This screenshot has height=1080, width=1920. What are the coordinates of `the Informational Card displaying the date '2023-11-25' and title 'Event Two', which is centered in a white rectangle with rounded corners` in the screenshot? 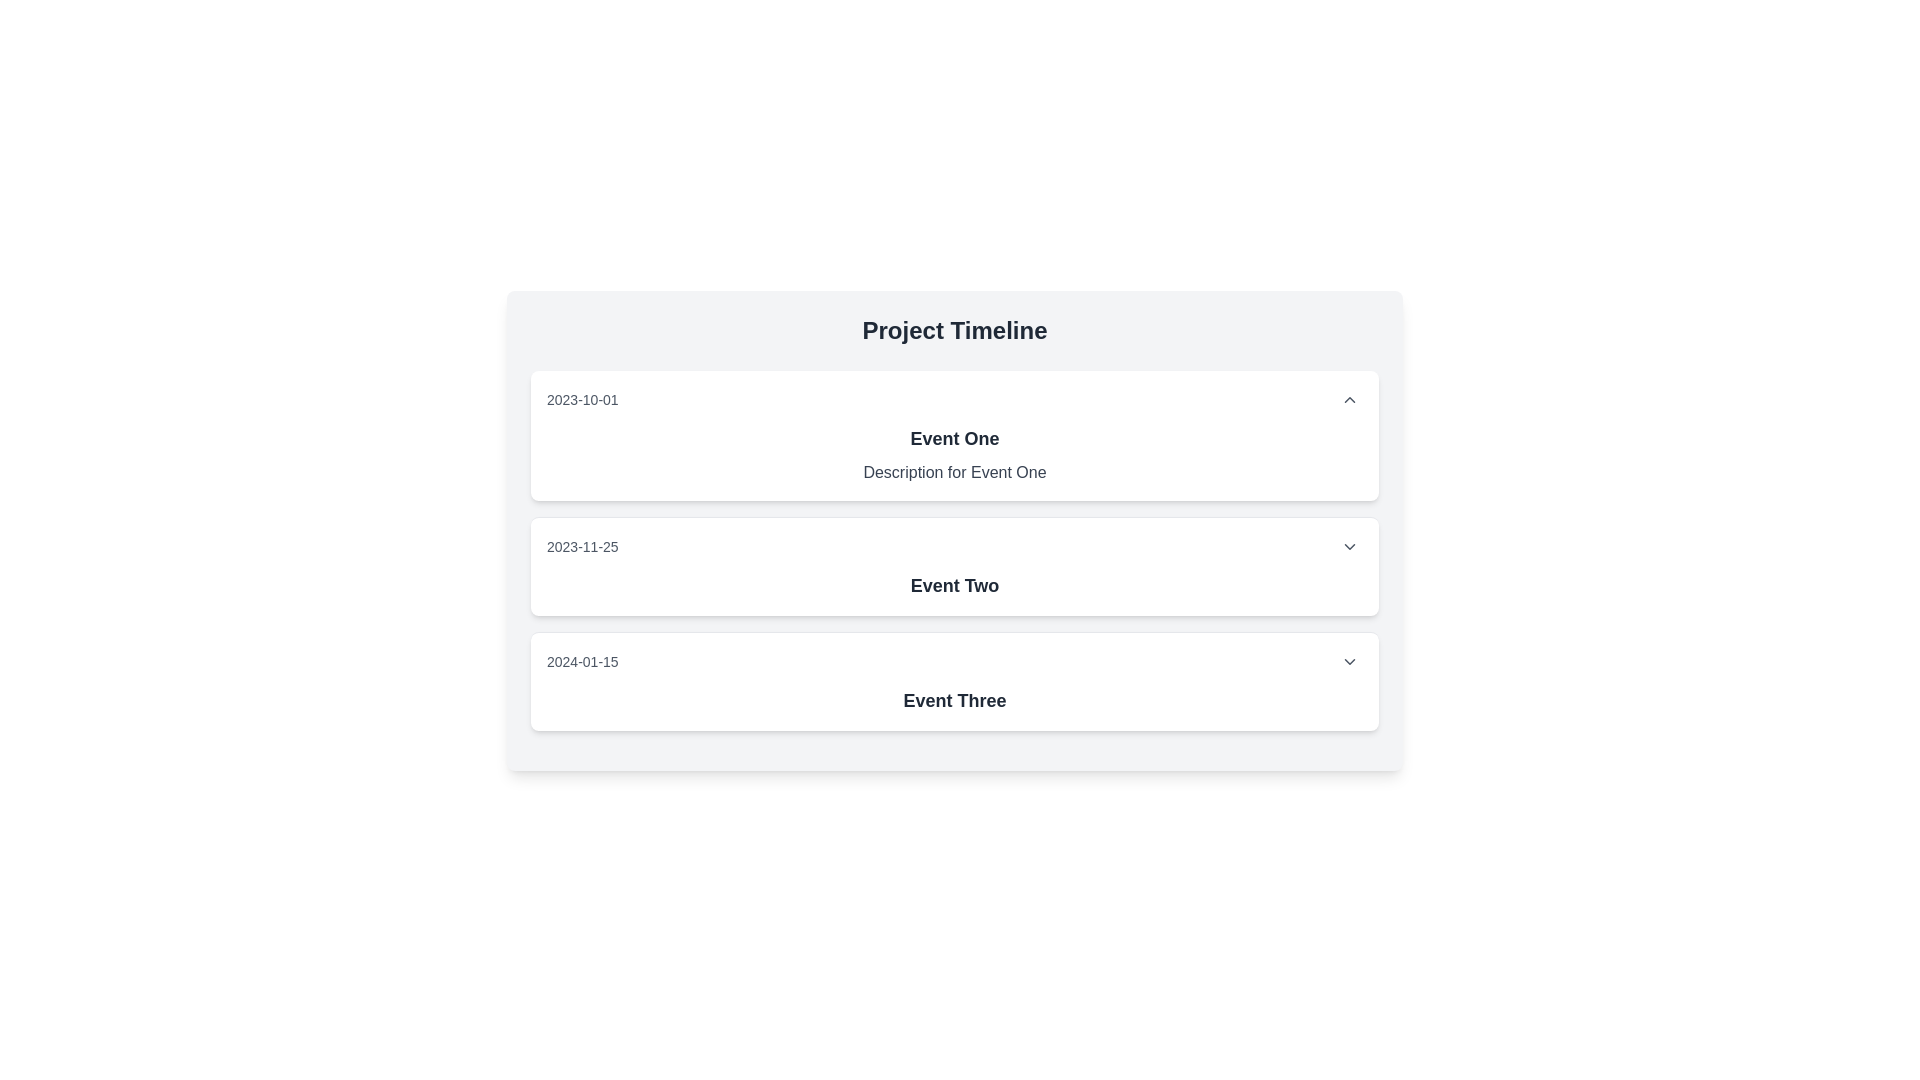 It's located at (954, 566).